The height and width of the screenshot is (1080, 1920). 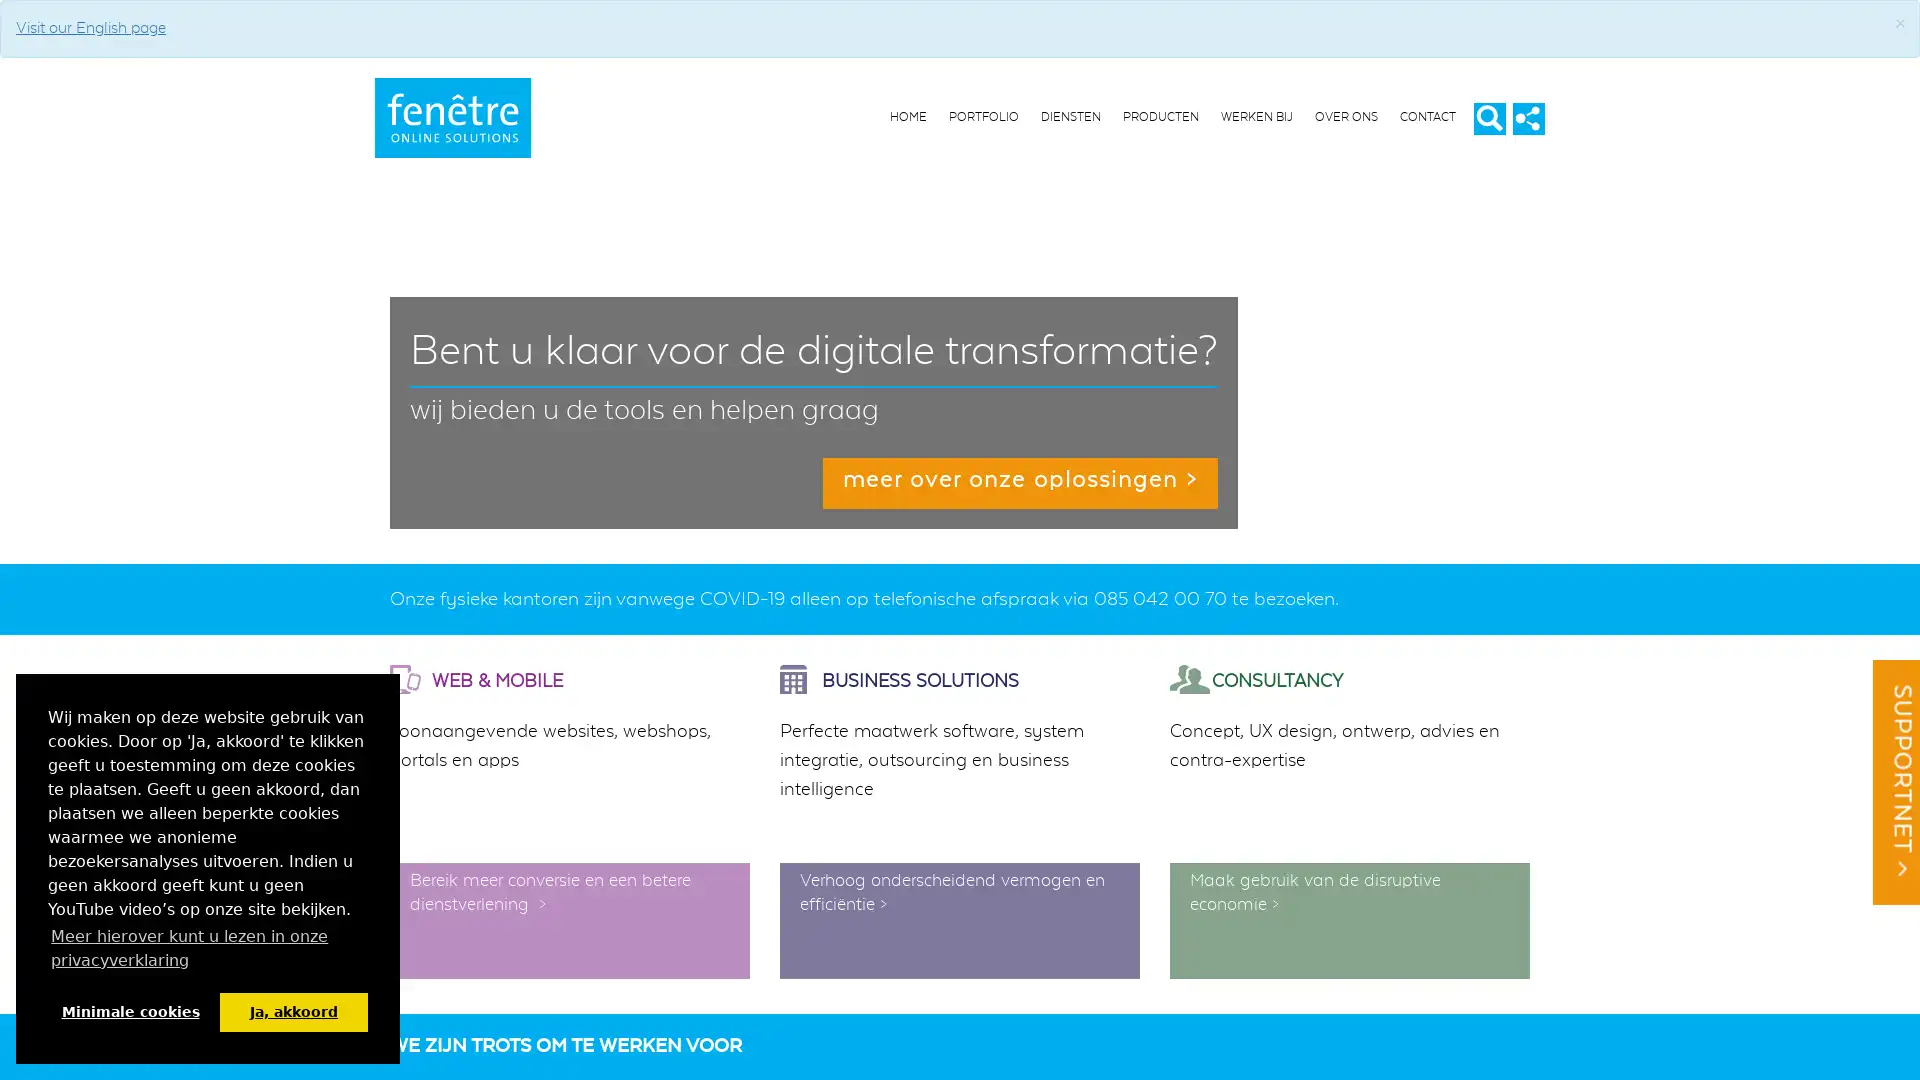 What do you see at coordinates (1899, 24) in the screenshot?
I see `Close` at bounding box center [1899, 24].